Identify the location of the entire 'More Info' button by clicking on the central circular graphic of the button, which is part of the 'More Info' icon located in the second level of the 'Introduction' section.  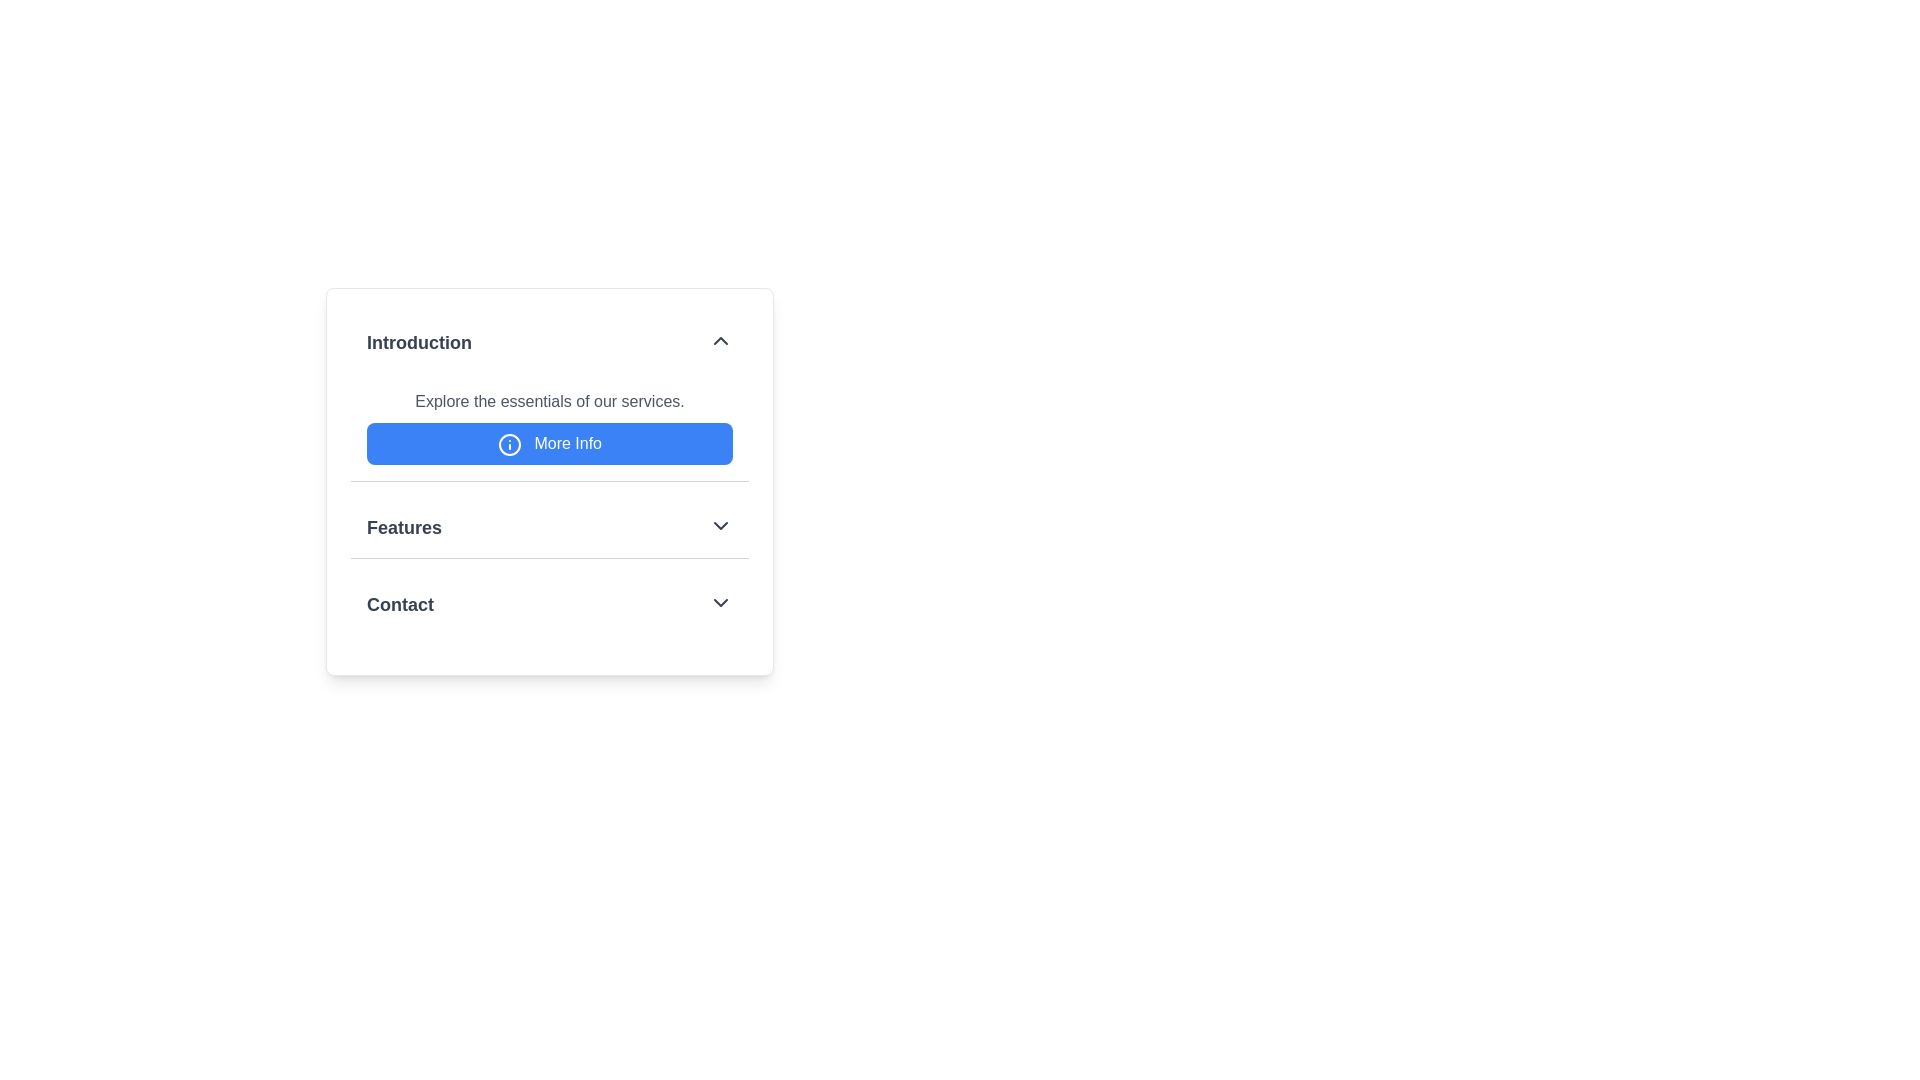
(509, 443).